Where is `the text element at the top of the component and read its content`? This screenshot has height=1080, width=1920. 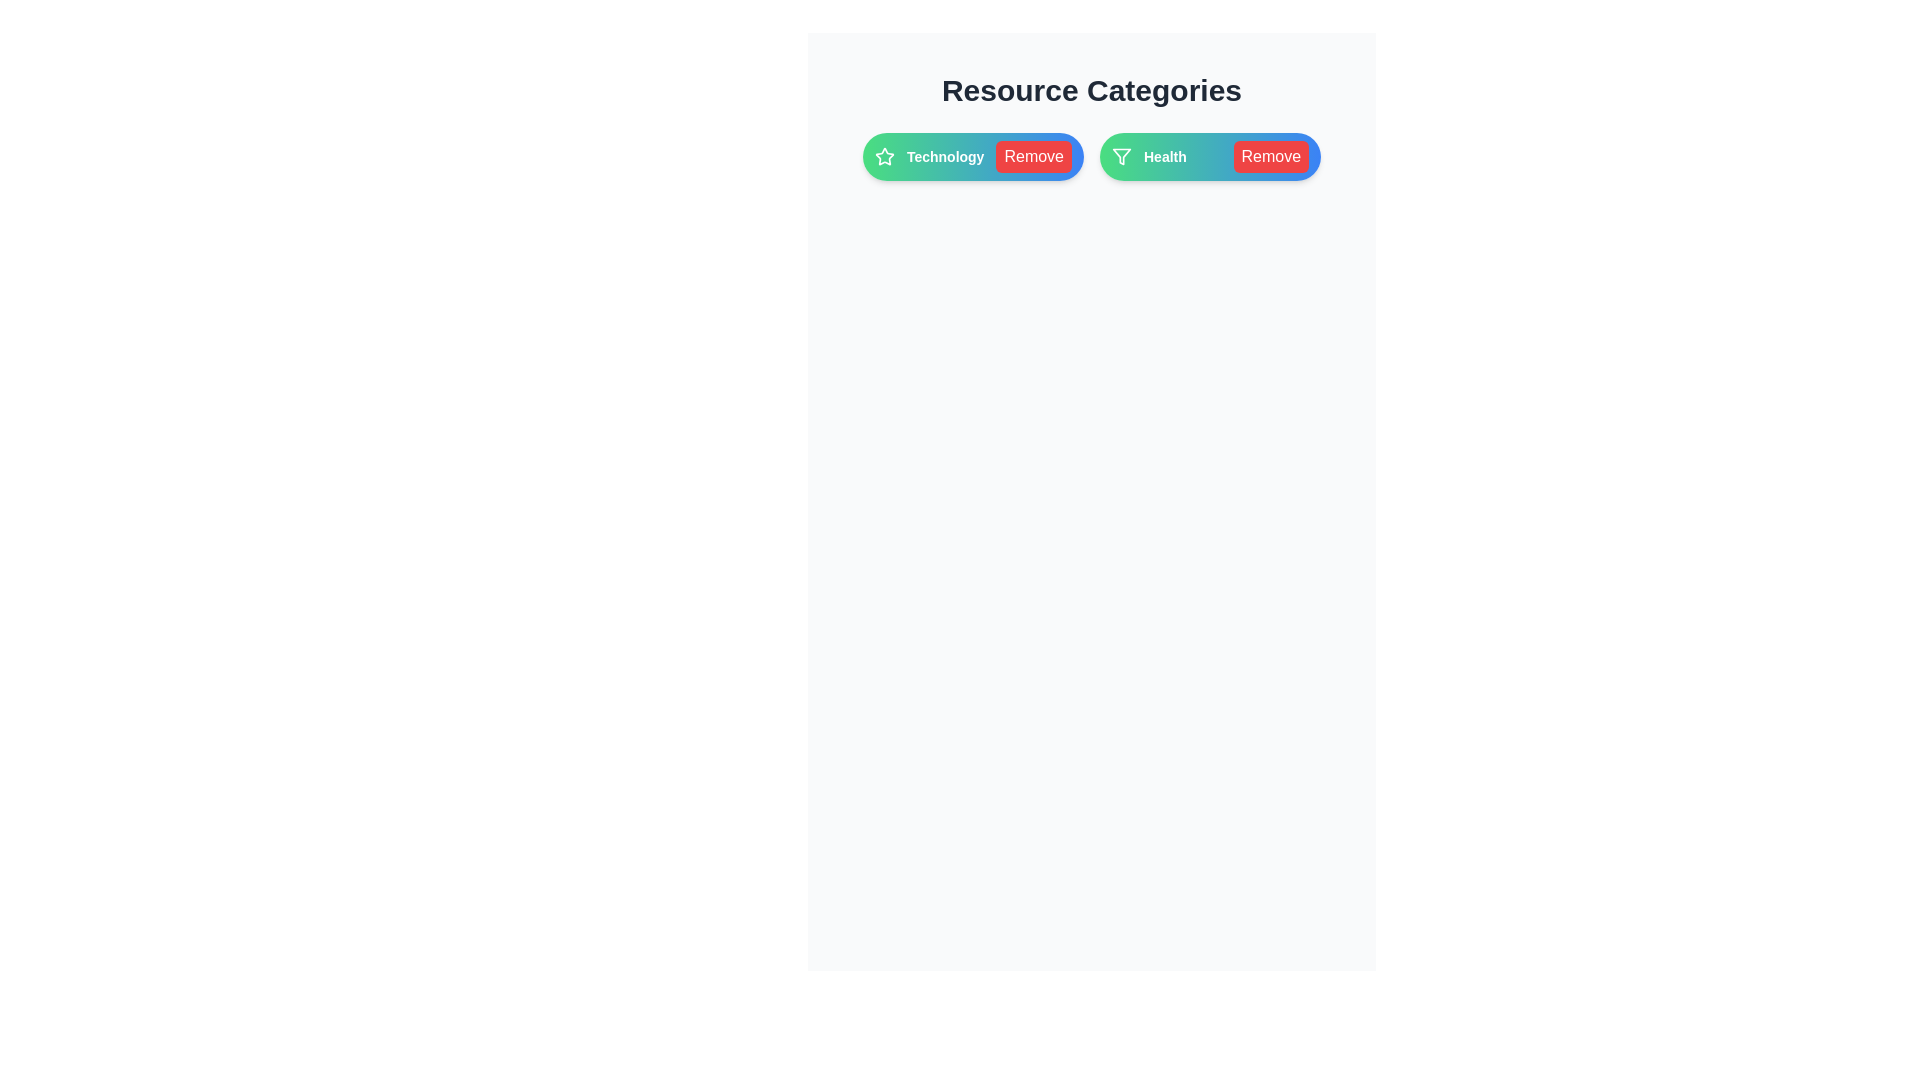 the text element at the top of the component and read its content is located at coordinates (1090, 91).